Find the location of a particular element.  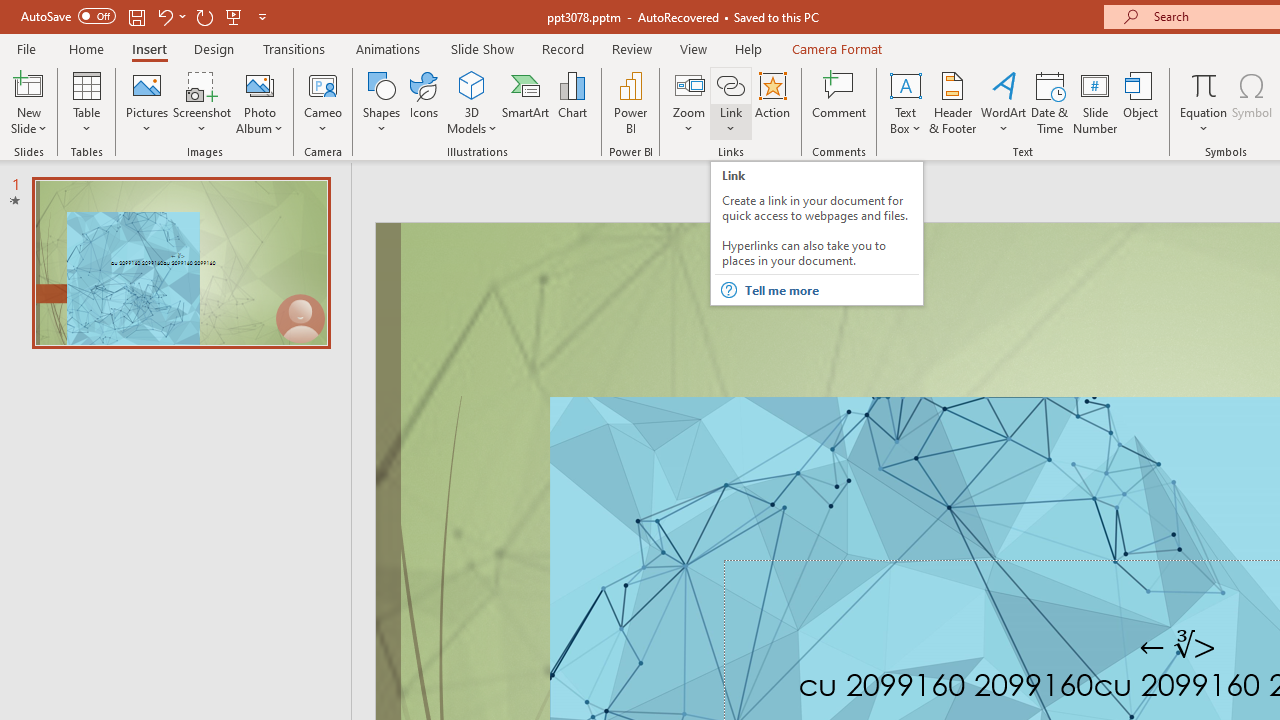

'Record' is located at coordinates (561, 48).